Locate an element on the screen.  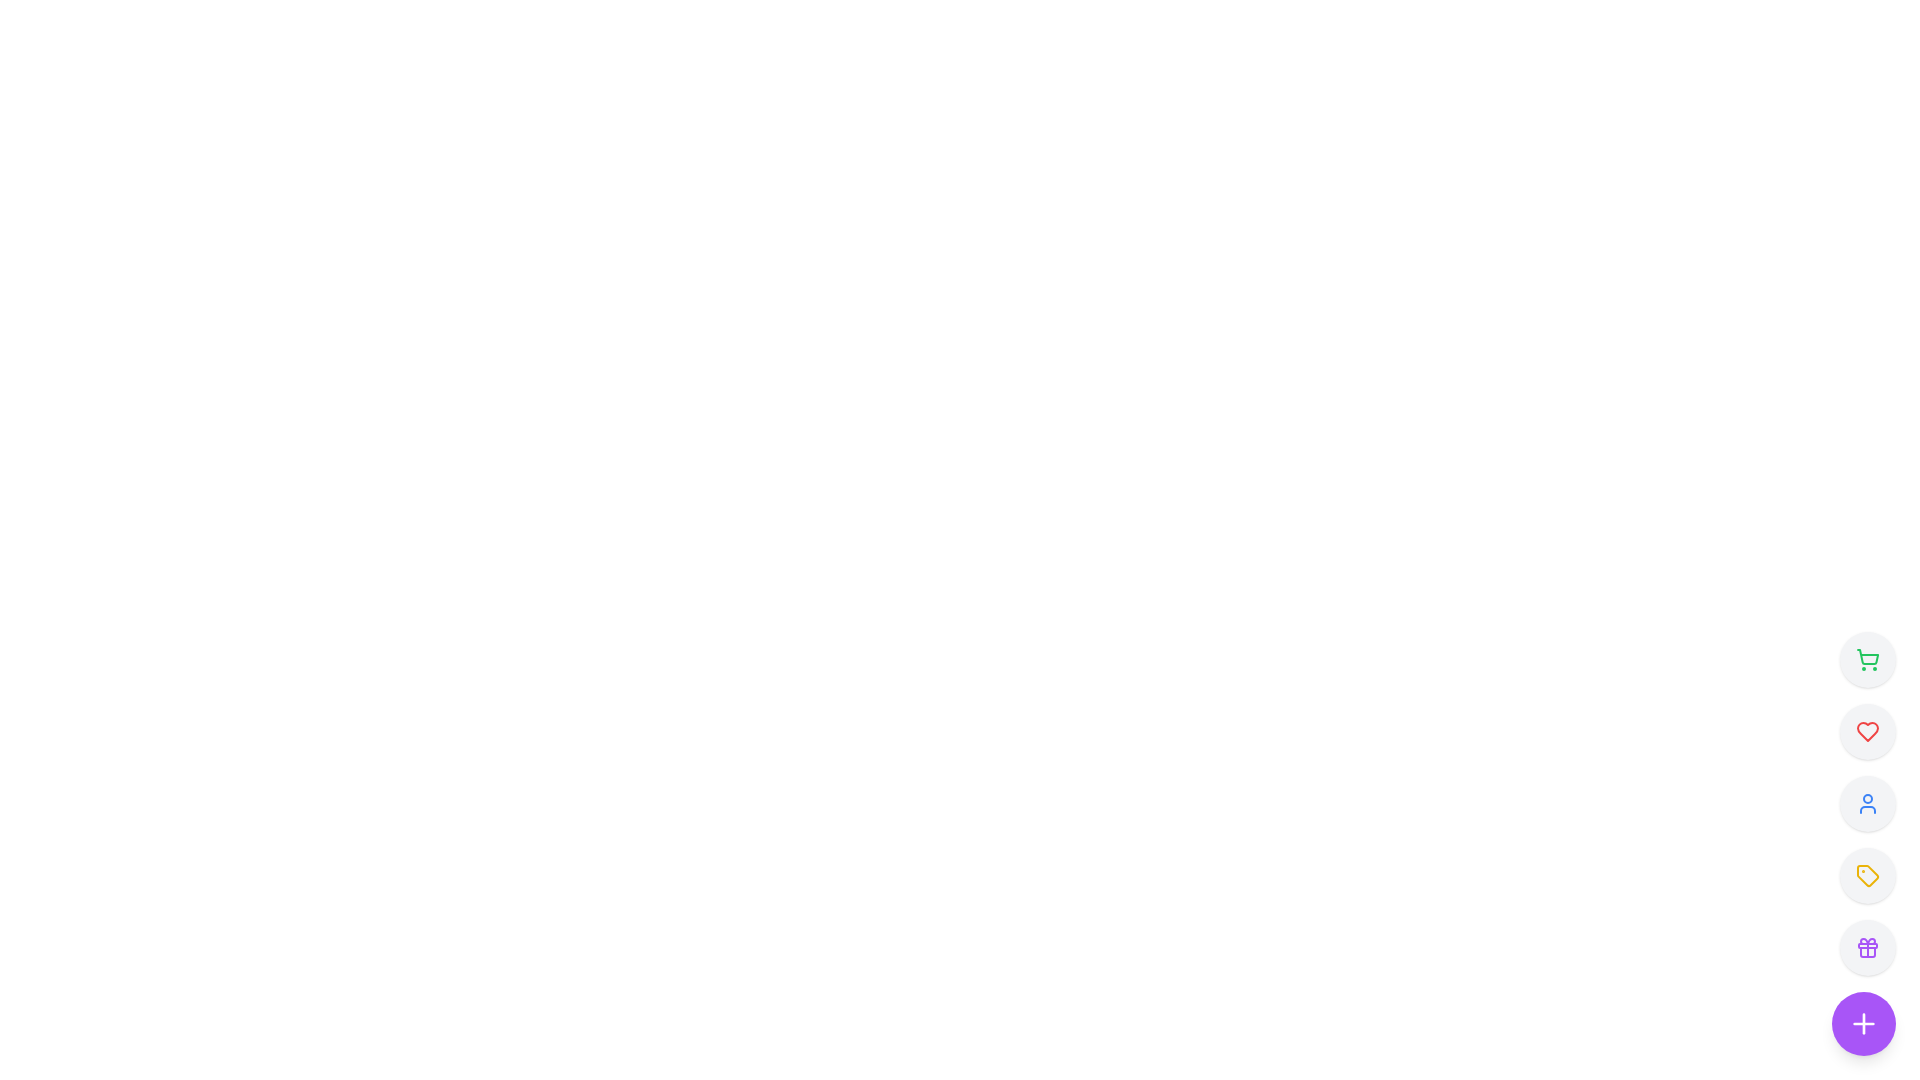
the third button from the top in the vertical arrangement on the far right is located at coordinates (1866, 802).